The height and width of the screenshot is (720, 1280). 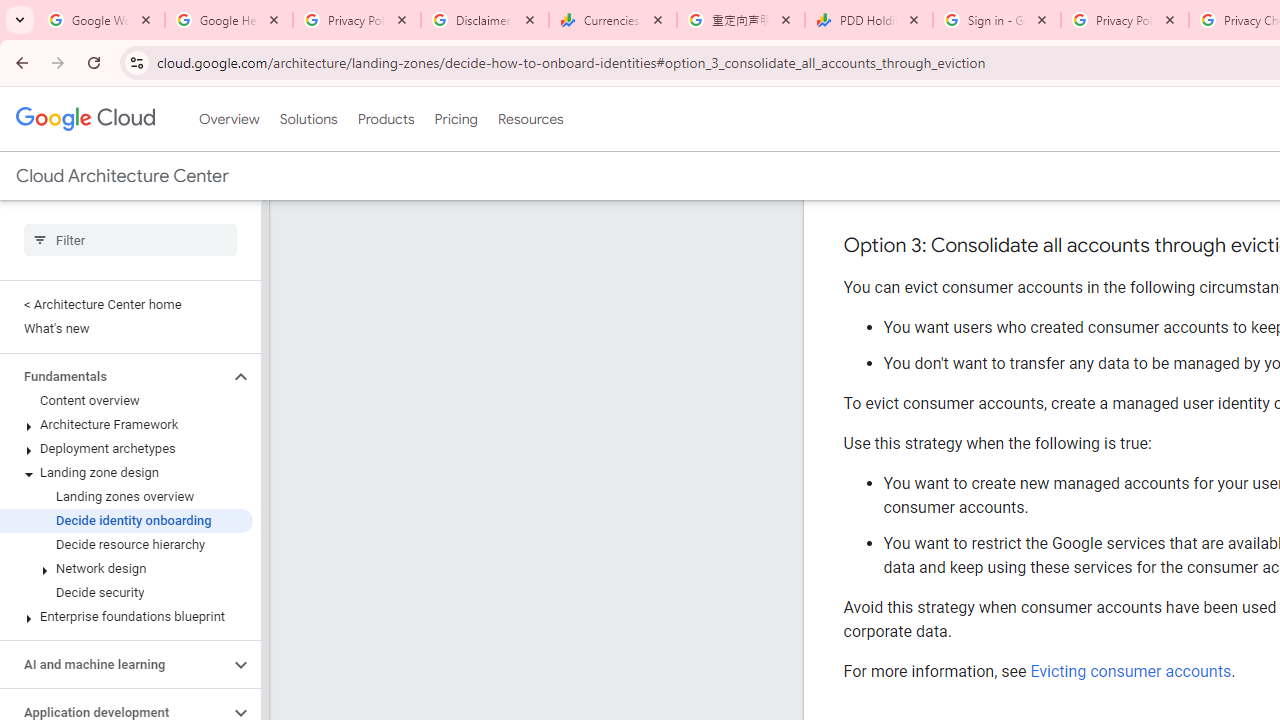 What do you see at coordinates (869, 20) in the screenshot?
I see `'PDD Holdings Inc - ADR (PDD) Price & News - Google Finance'` at bounding box center [869, 20].